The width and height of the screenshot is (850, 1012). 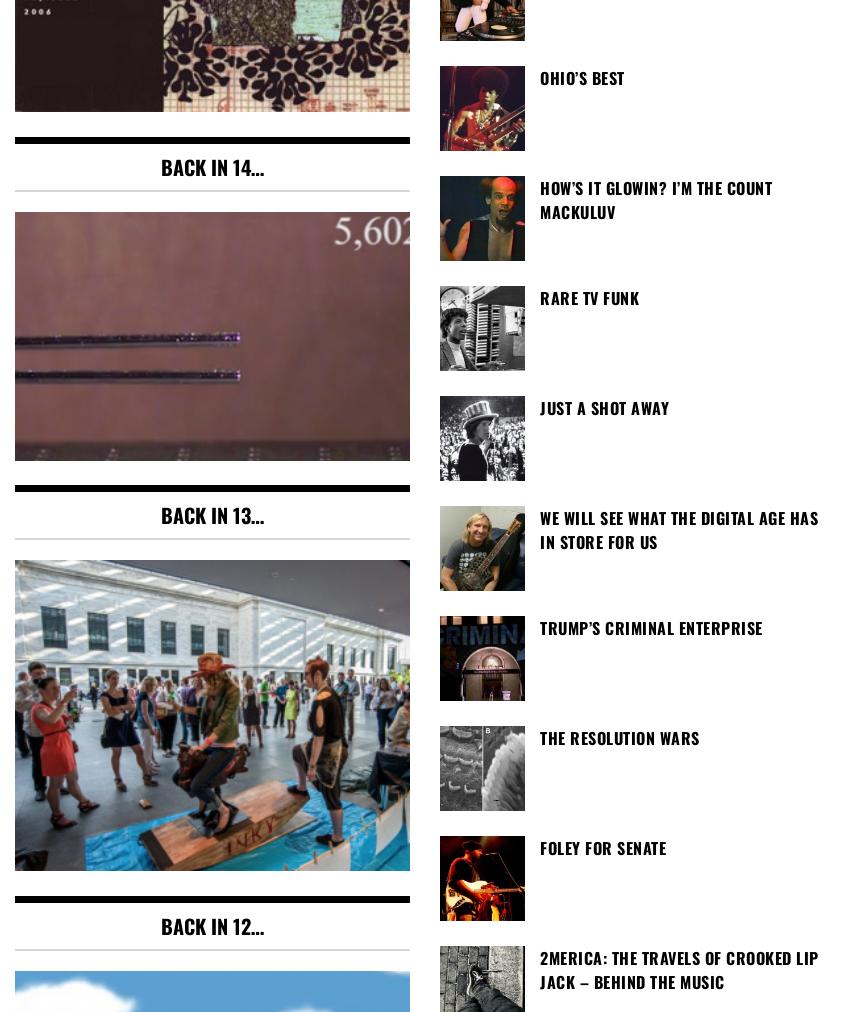 I want to click on 'Foley For Senate', so click(x=601, y=846).